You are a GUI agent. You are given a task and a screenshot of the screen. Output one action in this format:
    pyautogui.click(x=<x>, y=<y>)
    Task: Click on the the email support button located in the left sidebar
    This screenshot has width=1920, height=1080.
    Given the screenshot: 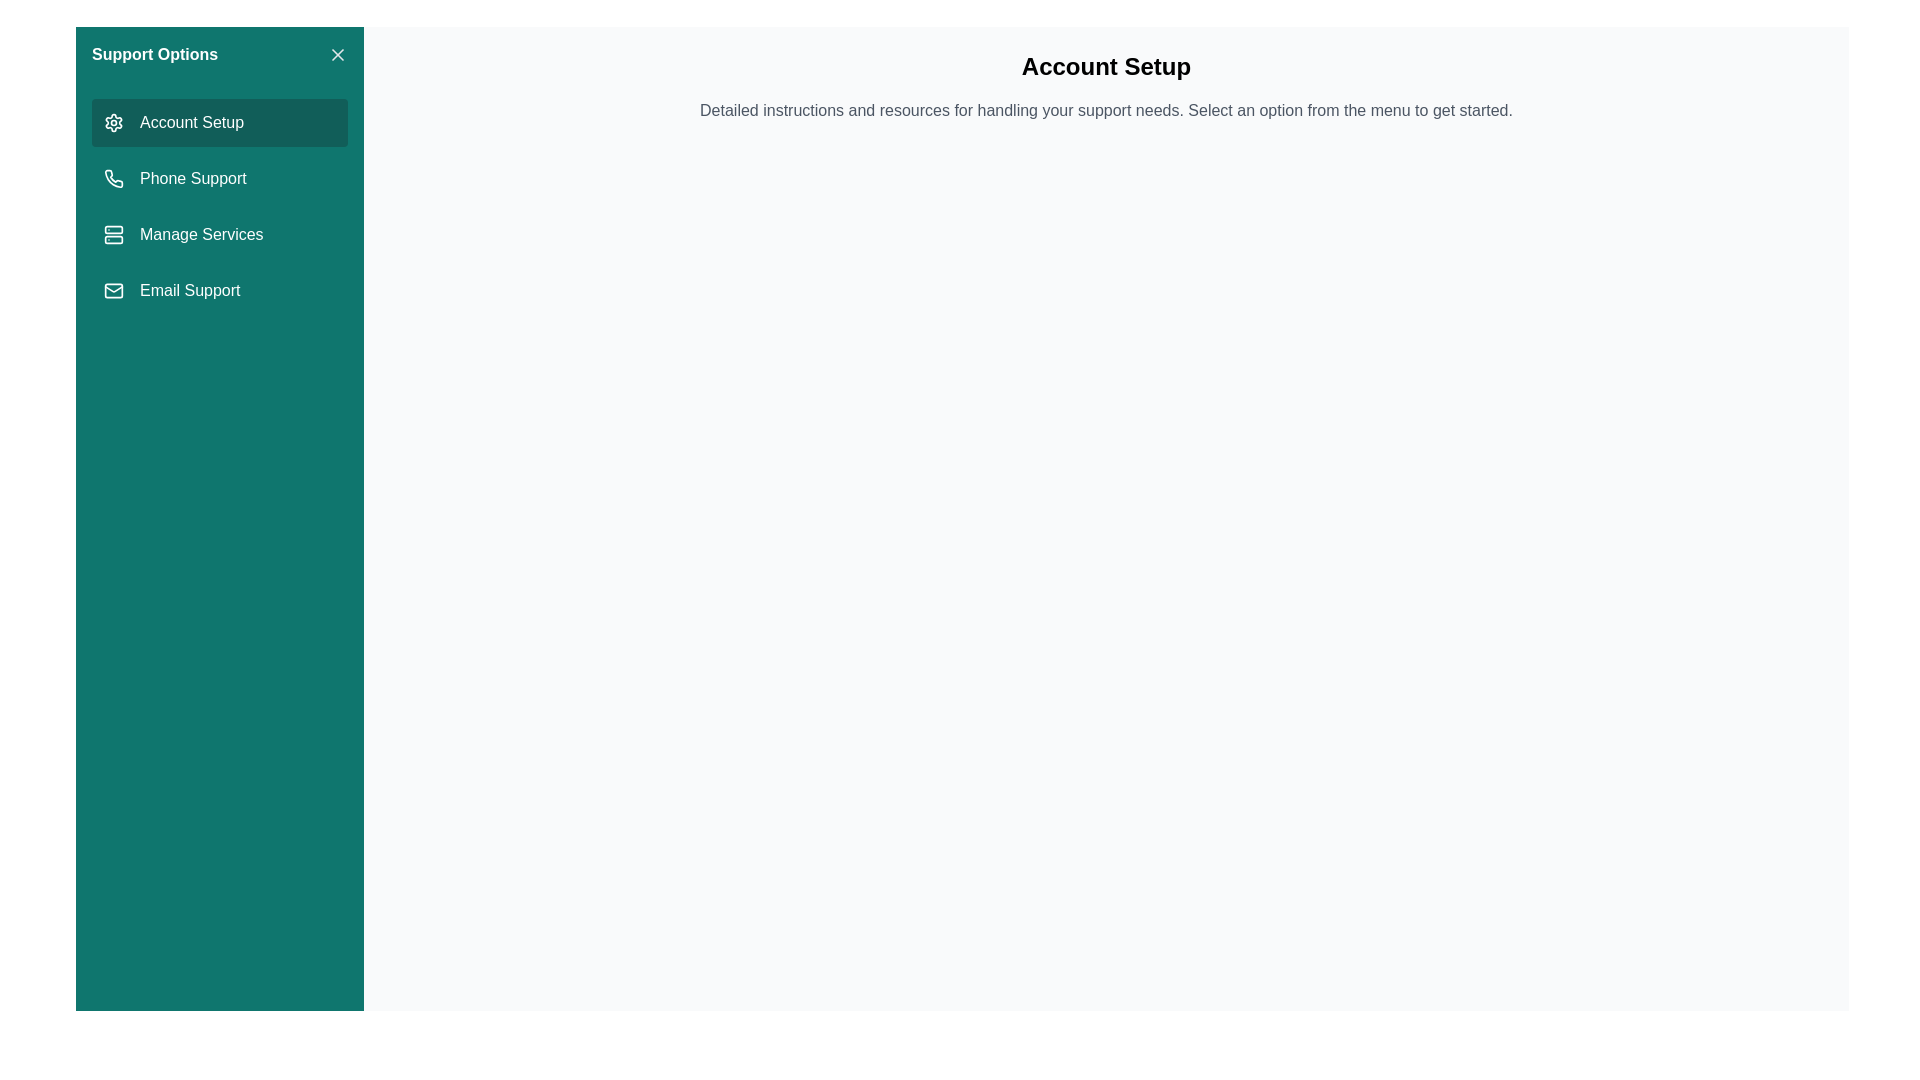 What is the action you would take?
    pyautogui.click(x=220, y=290)
    